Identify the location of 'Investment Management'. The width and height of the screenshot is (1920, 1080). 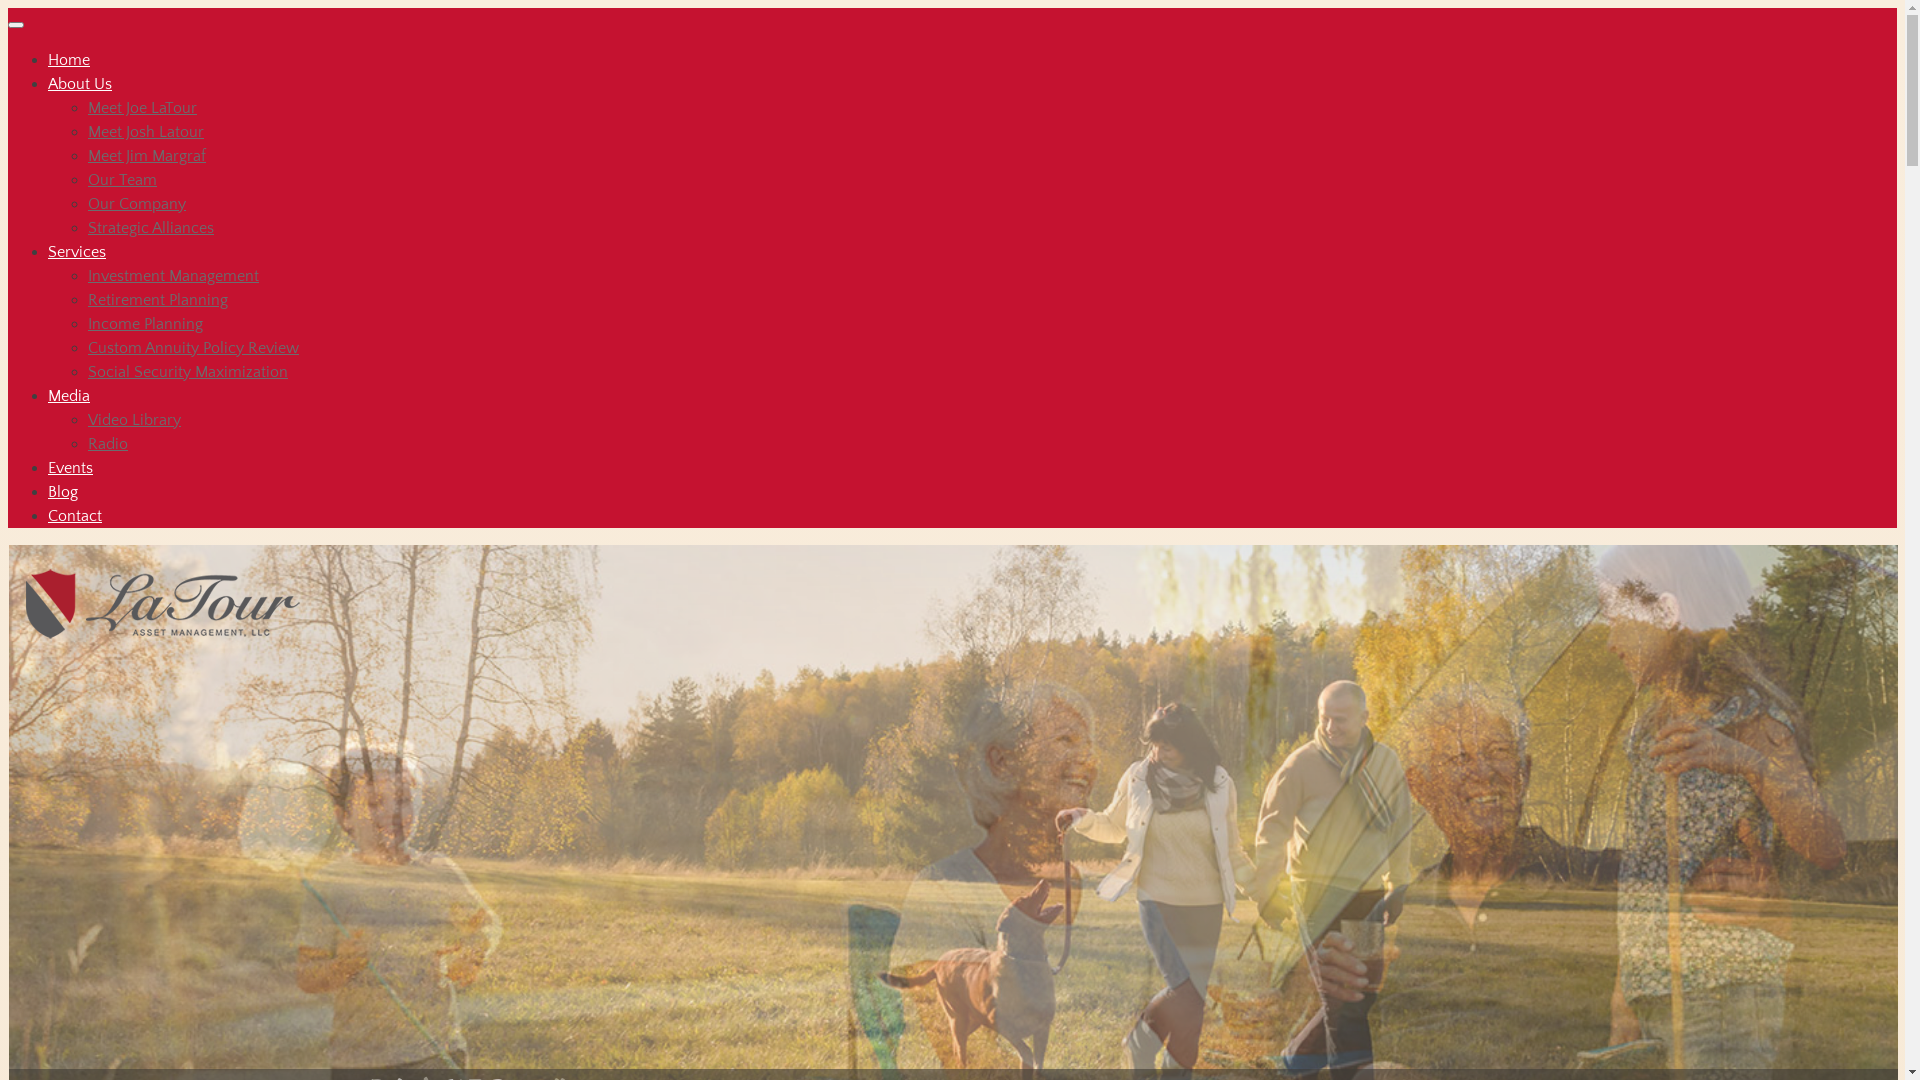
(173, 276).